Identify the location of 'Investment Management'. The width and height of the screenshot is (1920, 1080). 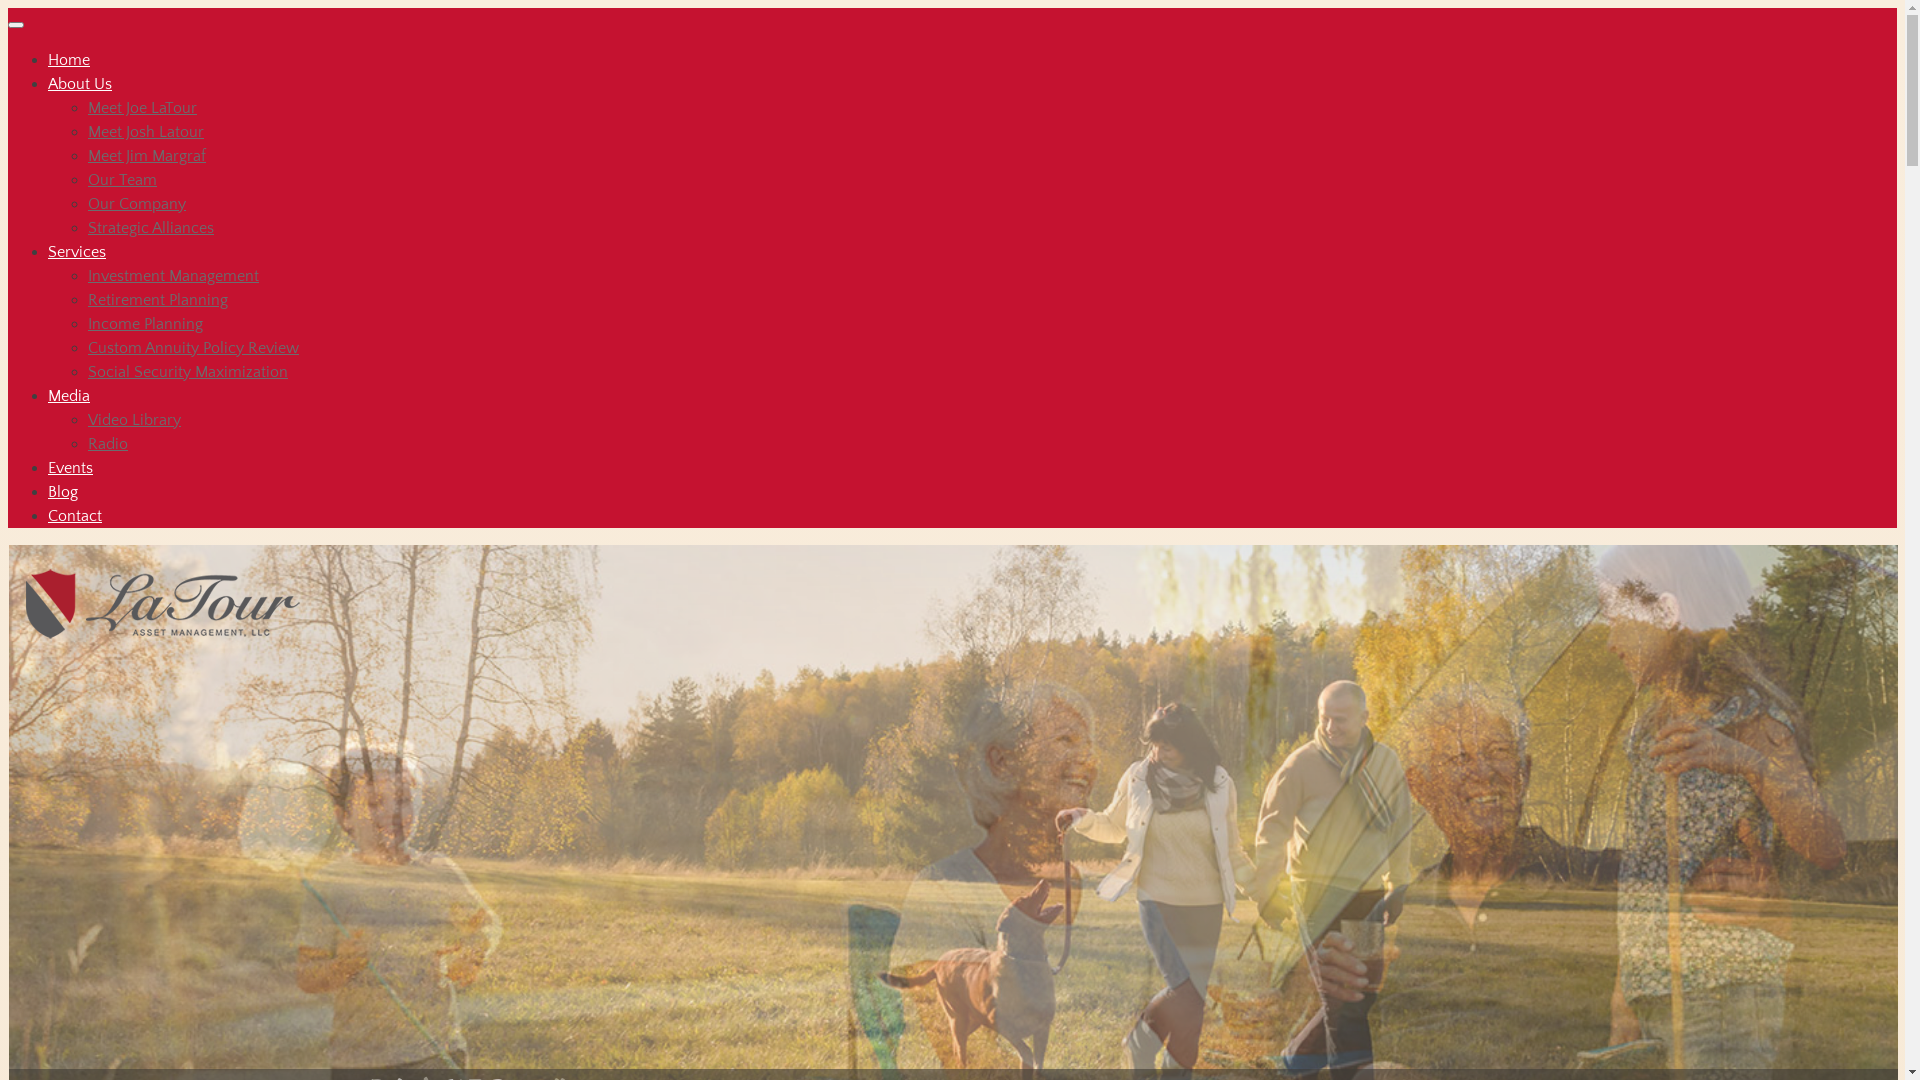
(173, 276).